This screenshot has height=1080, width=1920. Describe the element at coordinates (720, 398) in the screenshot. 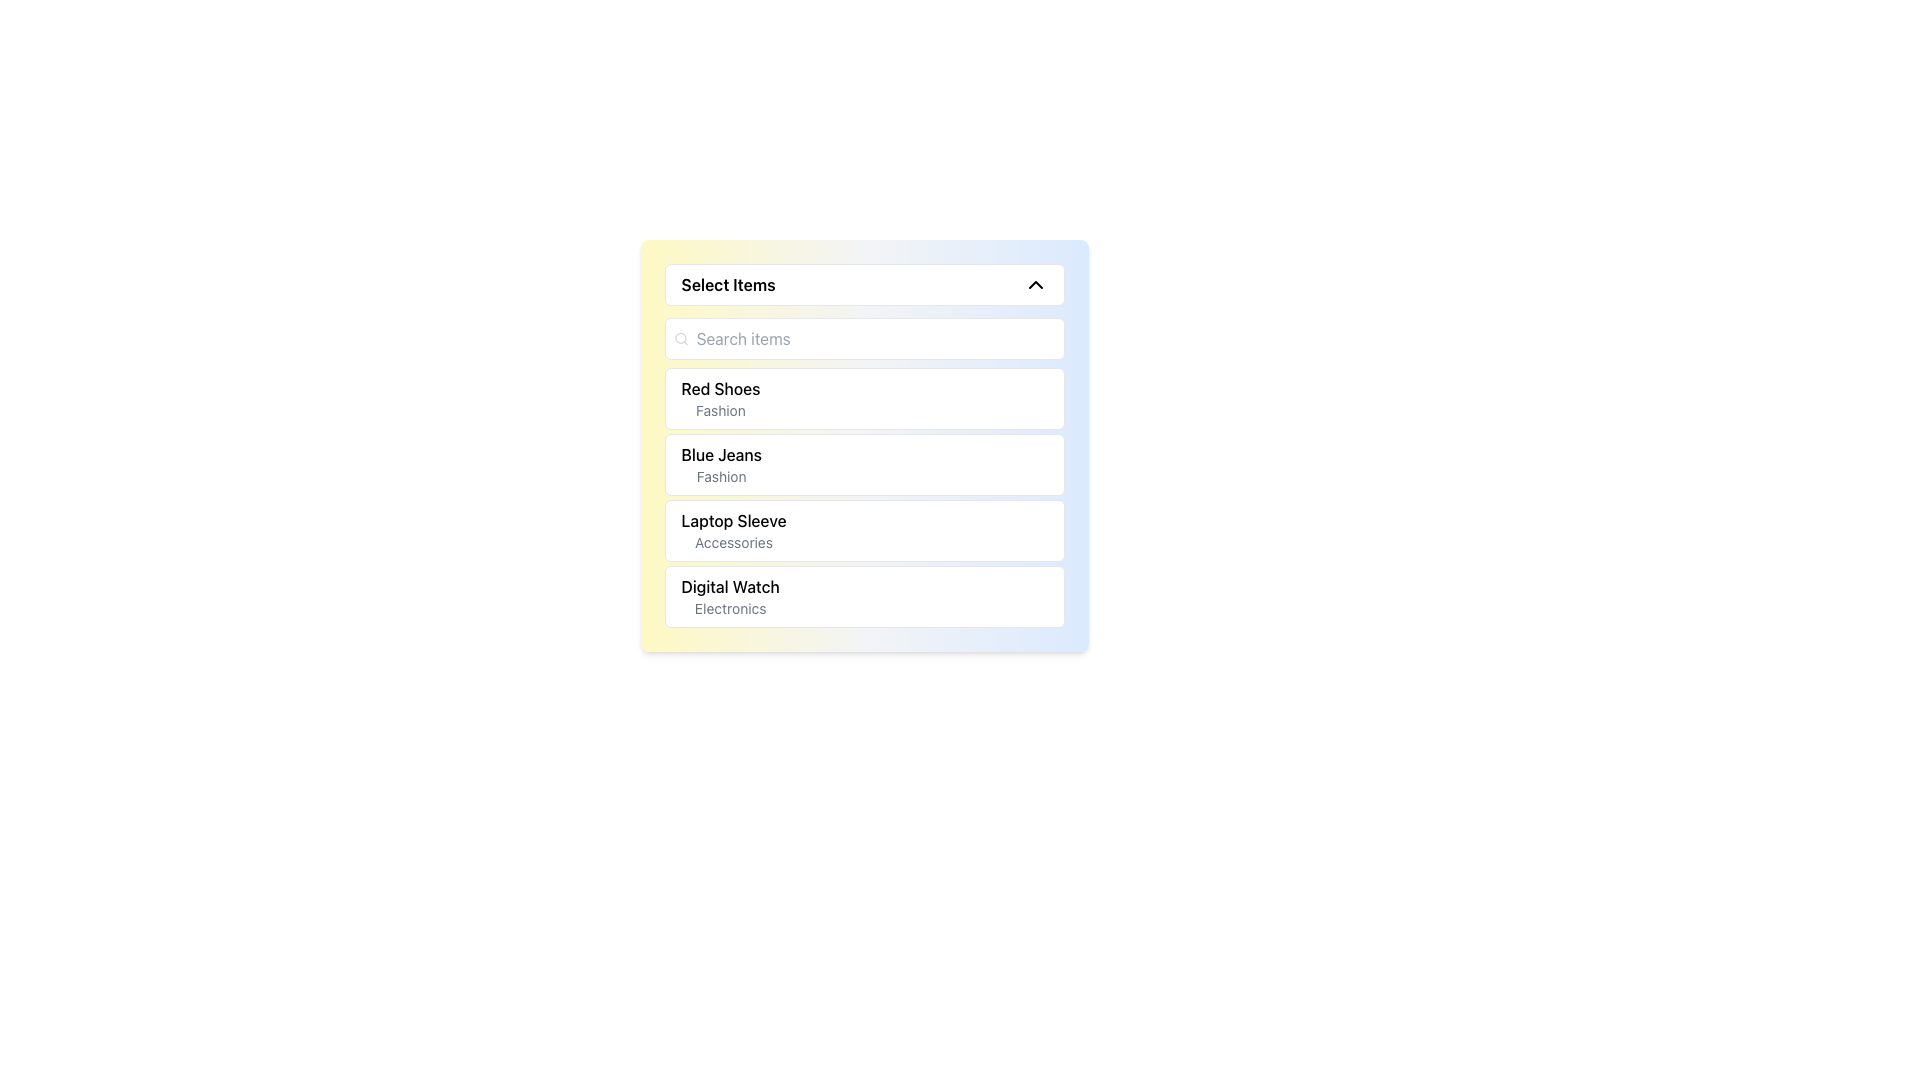

I see `the first list item displaying 'Red Shoes' in bold and 'Fashion' in gray` at that location.